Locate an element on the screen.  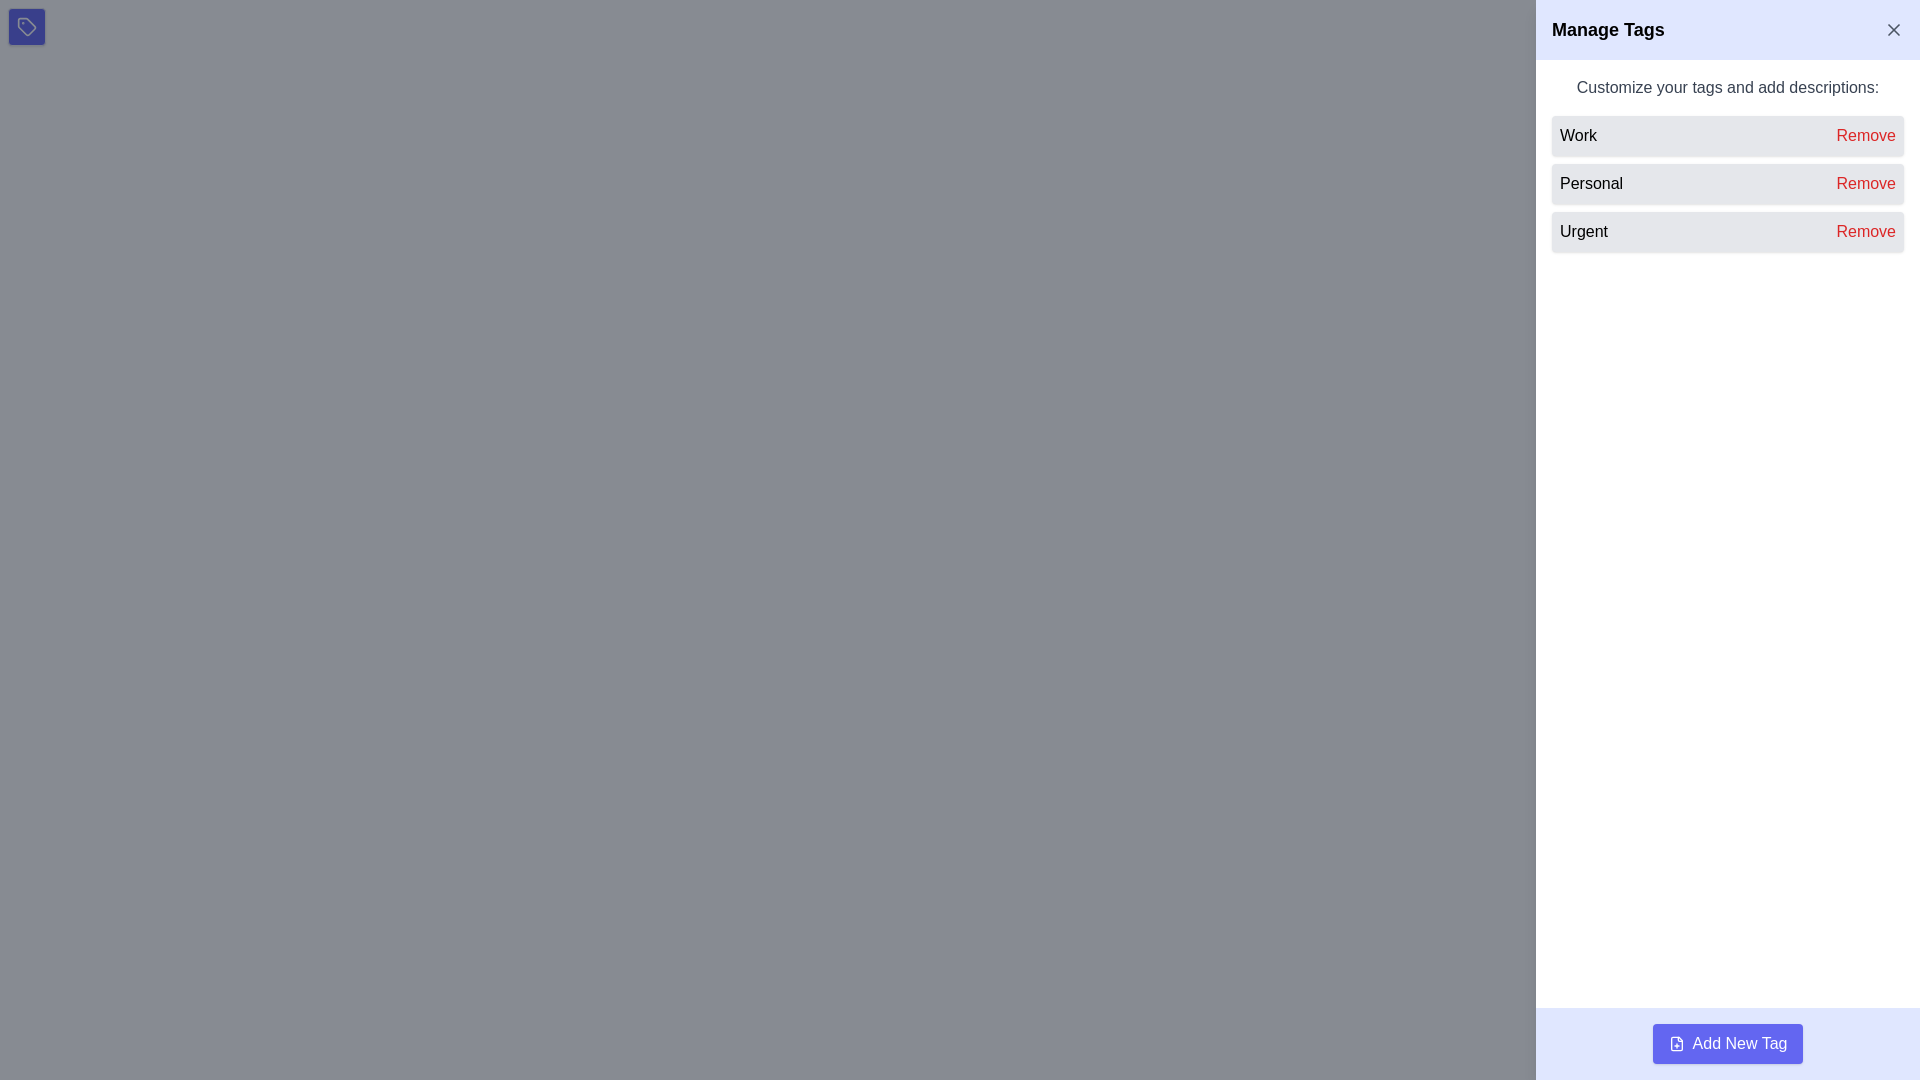
the circular 'X' button located in the top-right corner of the 'Manage Tags' panel is located at coordinates (1893, 30).